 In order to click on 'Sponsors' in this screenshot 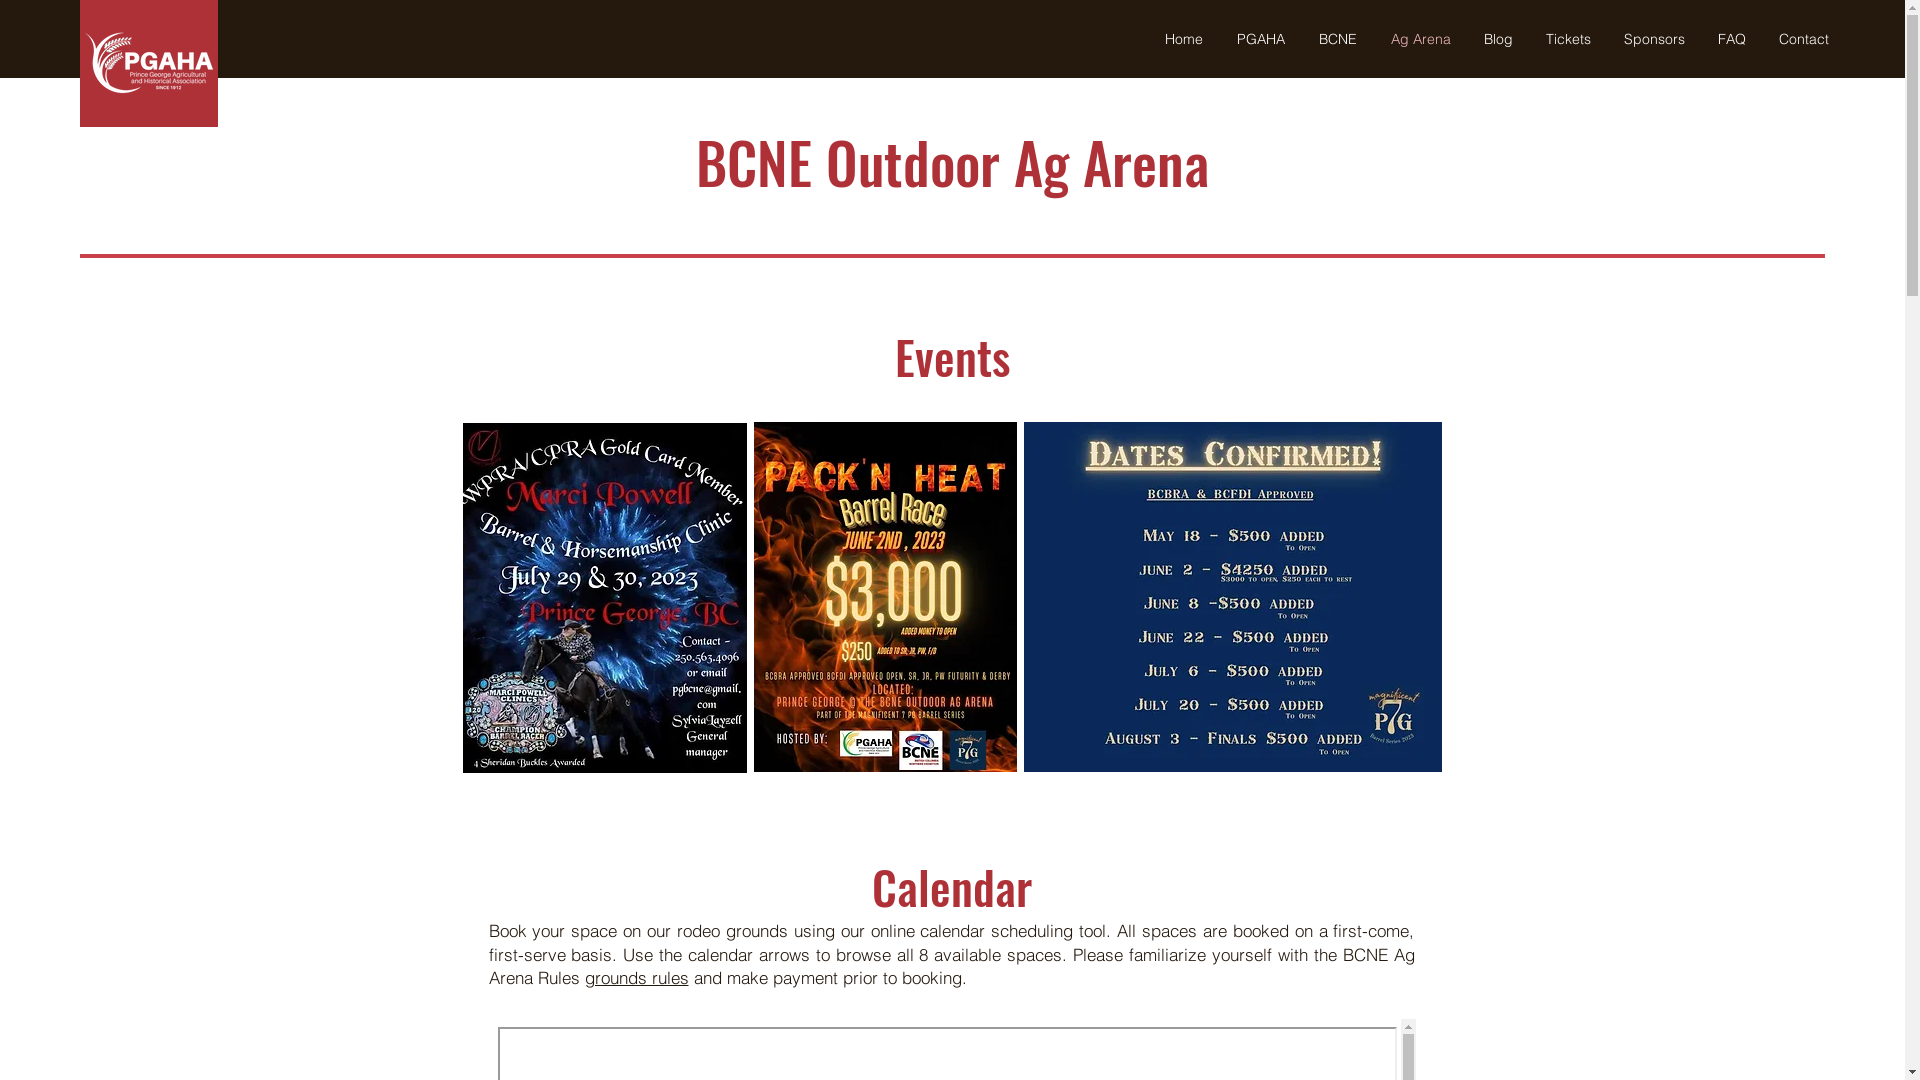, I will do `click(1607, 38)`.